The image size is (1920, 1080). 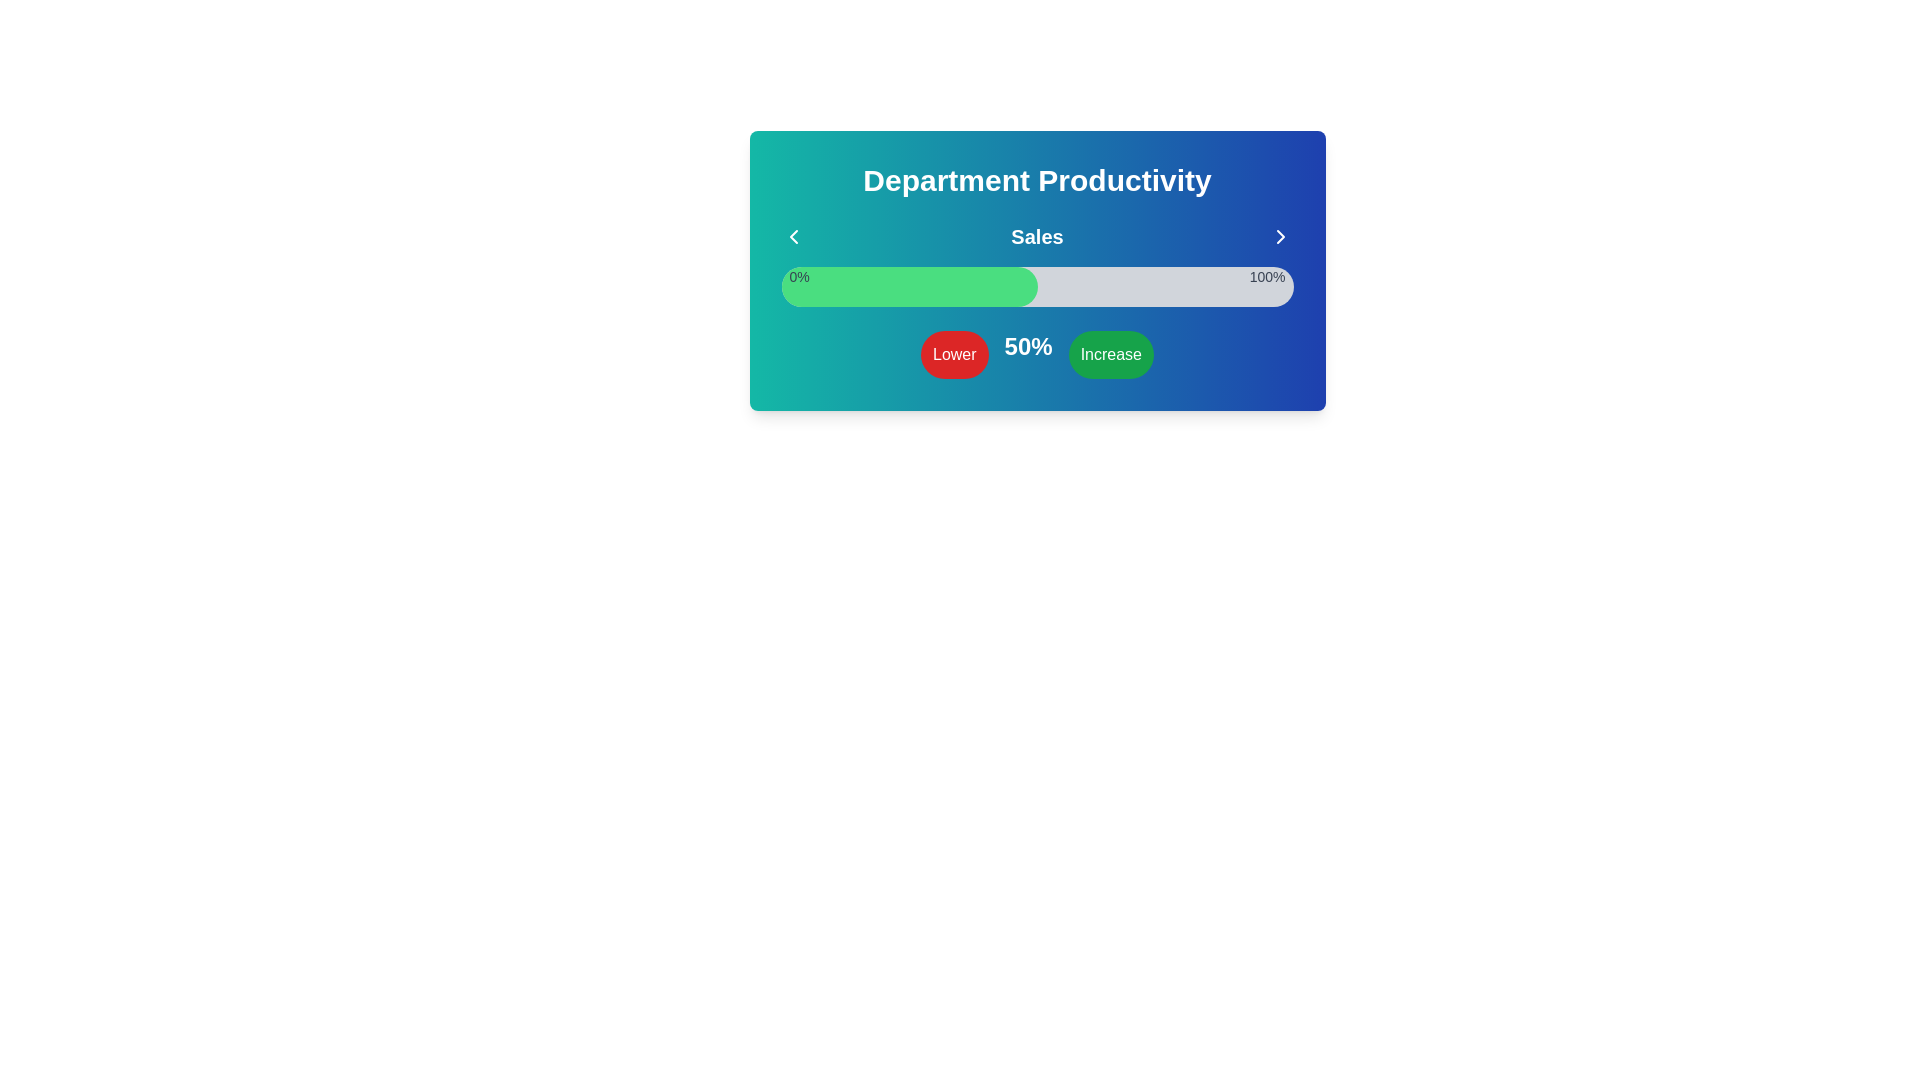 I want to click on the Text Label displaying a percentage value, located centrally between the 'Lower' button on the left and the 'Increase' button on the right, so click(x=1028, y=353).